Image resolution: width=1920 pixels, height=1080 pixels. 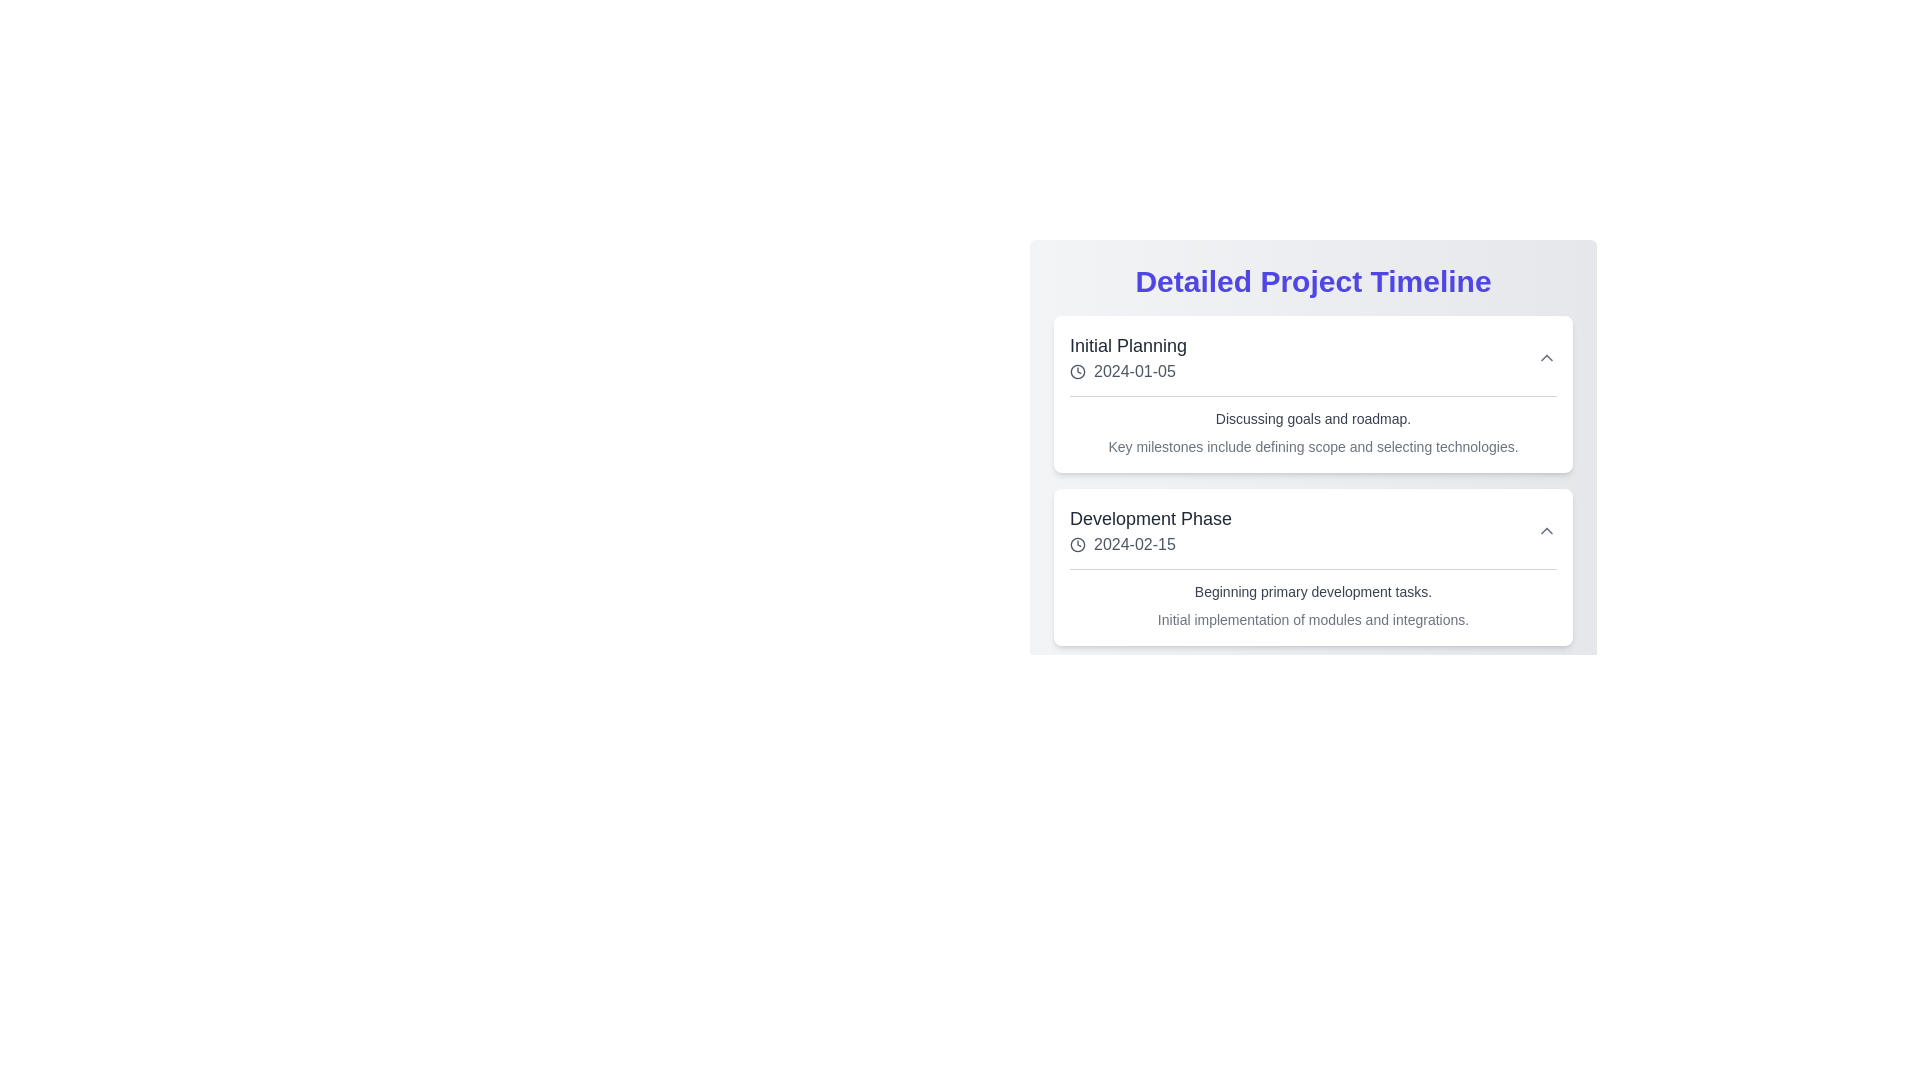 I want to click on the text block that provides a description regarding the initial implementation of modules and integrations, located below 'Beginning primary development tasks.' in the 'Development Phase' timeline section dated '2024-02-15.', so click(x=1313, y=619).